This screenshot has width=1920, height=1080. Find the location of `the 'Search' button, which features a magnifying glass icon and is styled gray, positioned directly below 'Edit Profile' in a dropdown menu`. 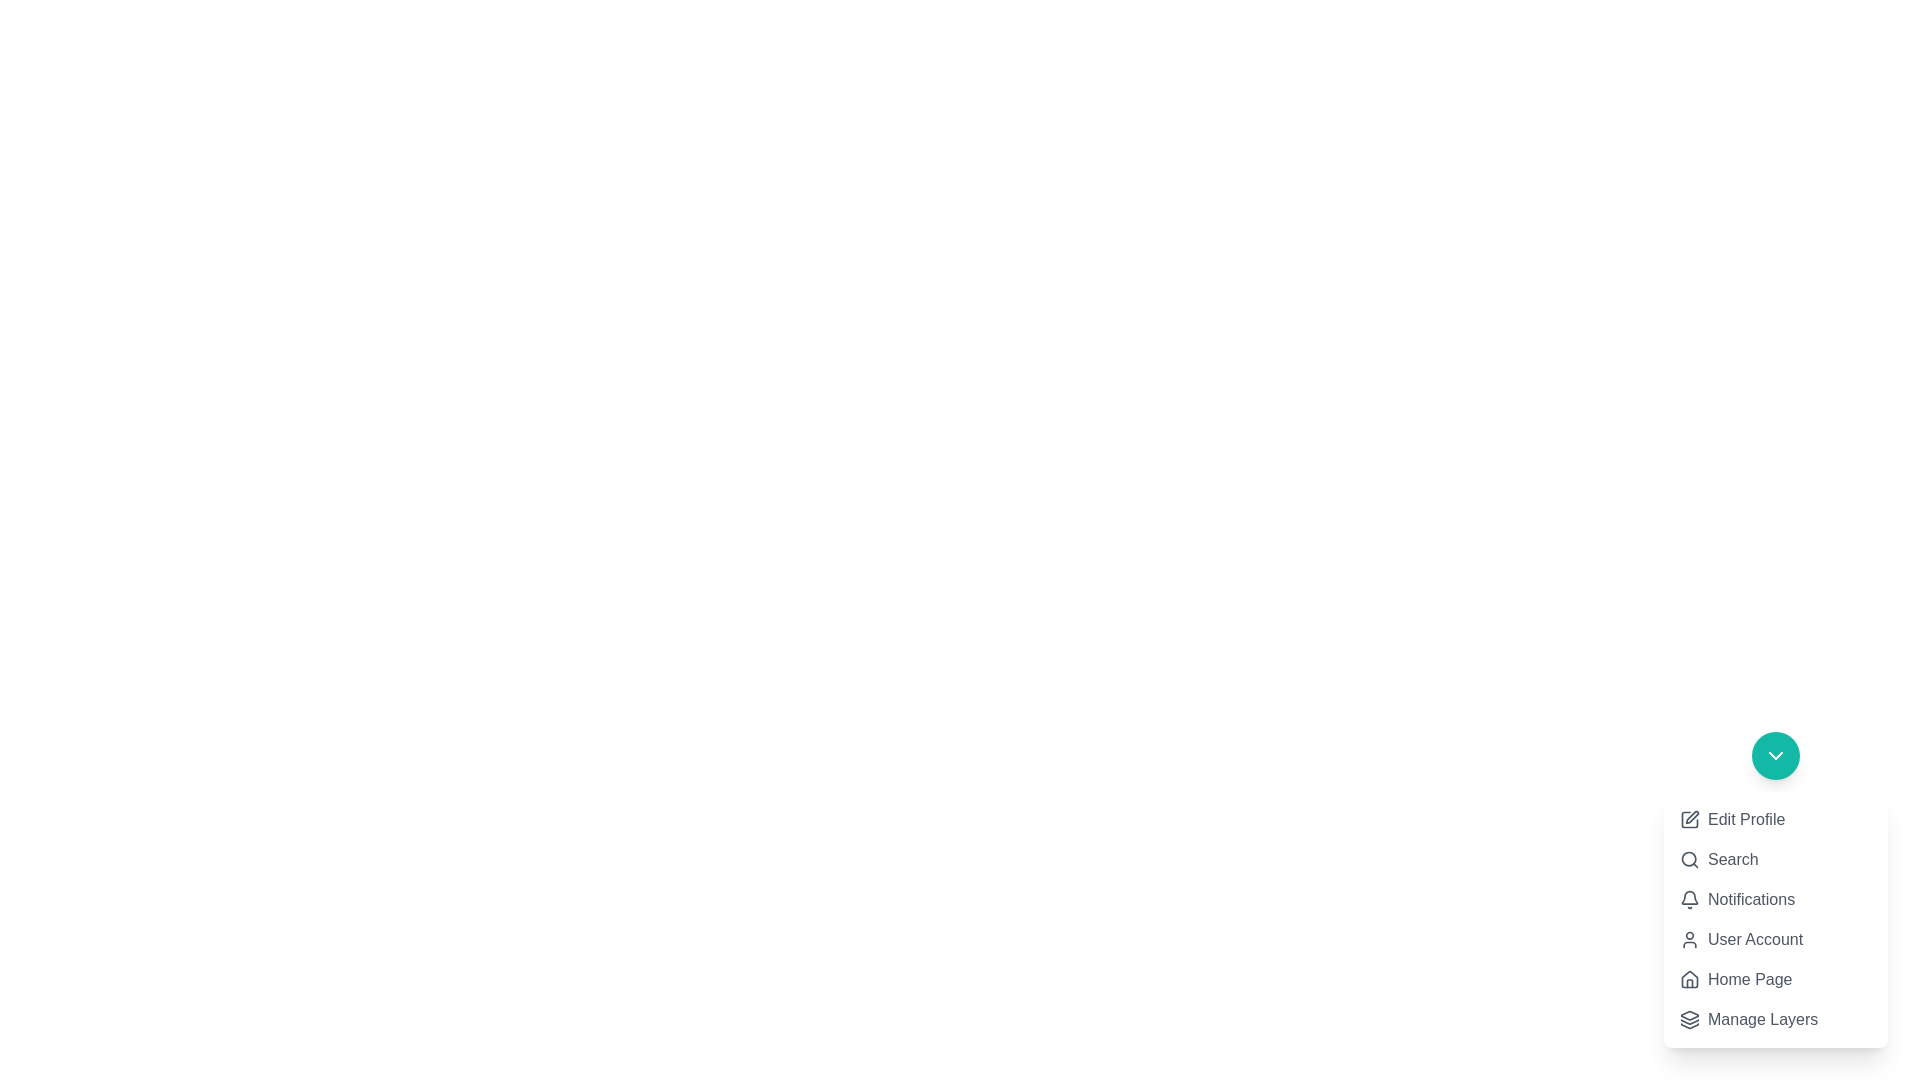

the 'Search' button, which features a magnifying glass icon and is styled gray, positioned directly below 'Edit Profile' in a dropdown menu is located at coordinates (1717, 859).